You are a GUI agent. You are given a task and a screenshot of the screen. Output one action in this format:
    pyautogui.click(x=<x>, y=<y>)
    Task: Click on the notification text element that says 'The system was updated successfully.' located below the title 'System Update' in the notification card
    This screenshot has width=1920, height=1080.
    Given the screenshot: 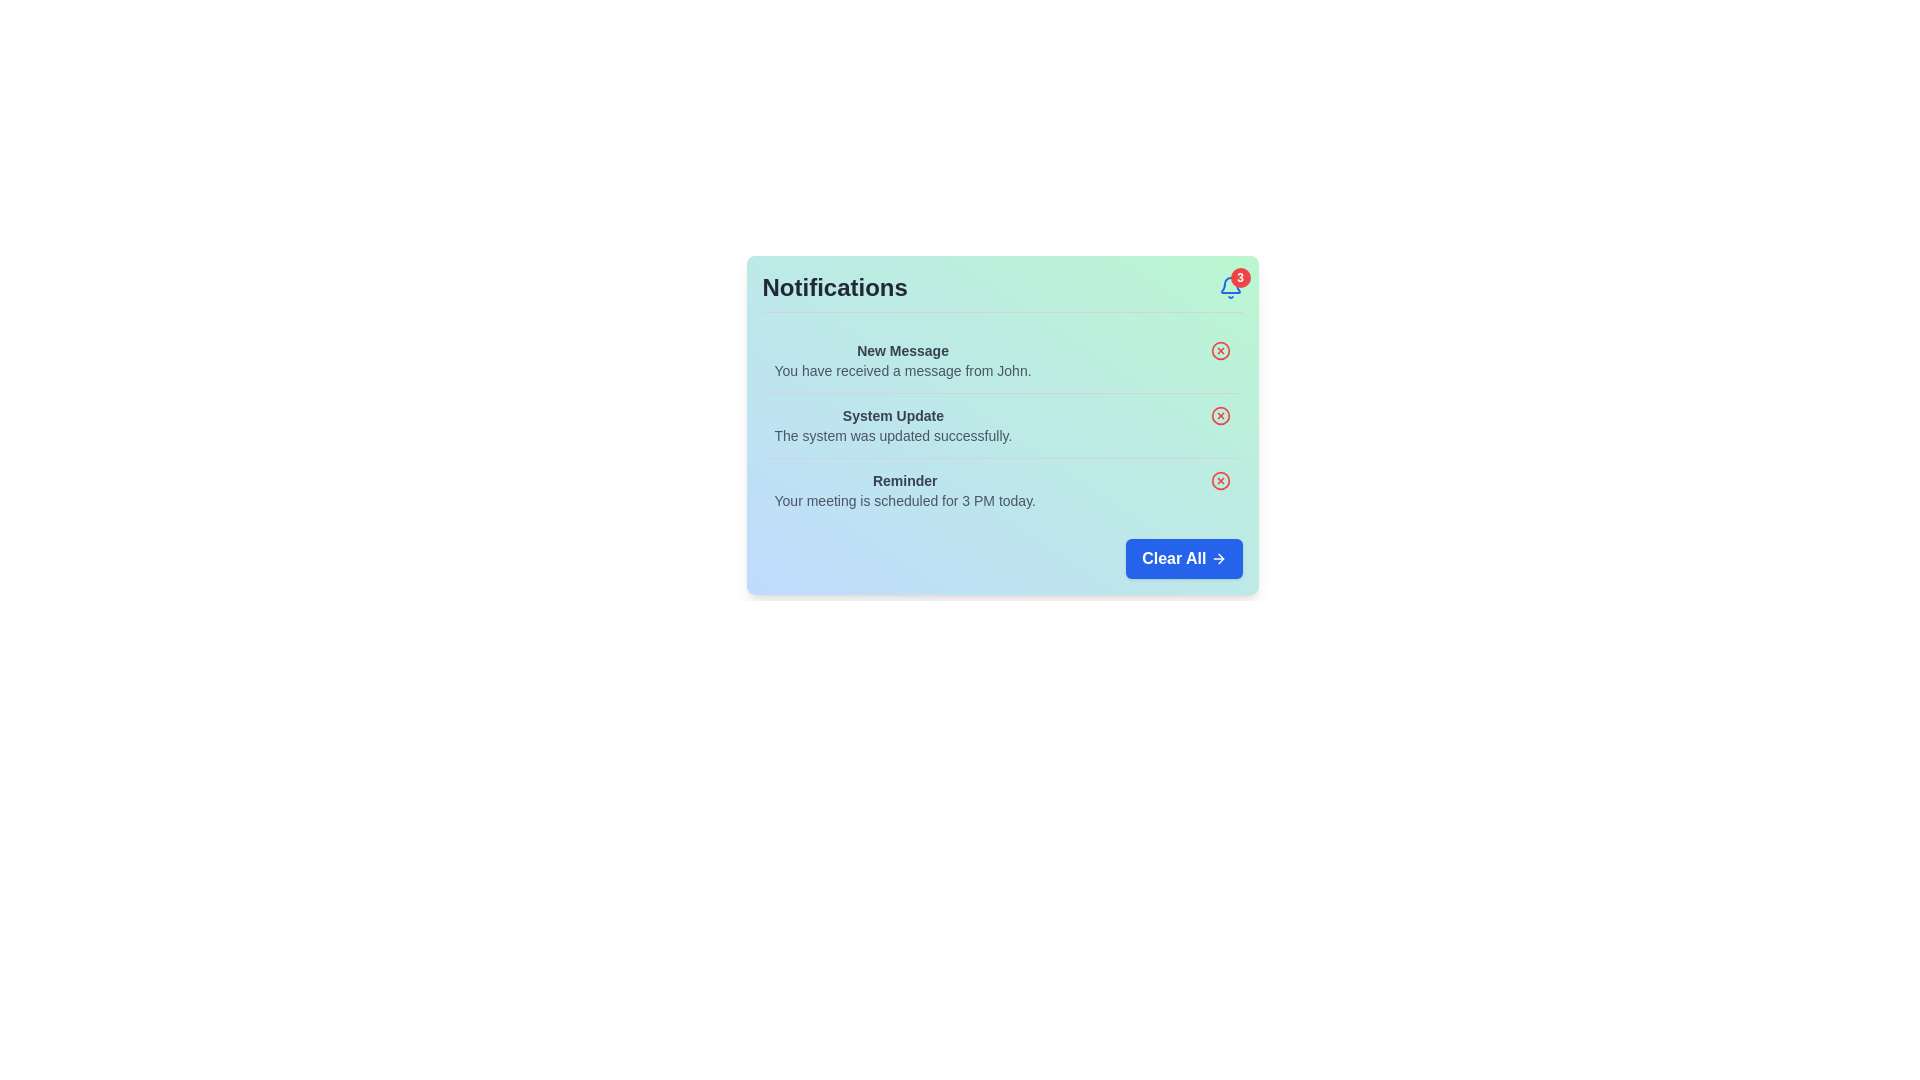 What is the action you would take?
    pyautogui.click(x=892, y=434)
    